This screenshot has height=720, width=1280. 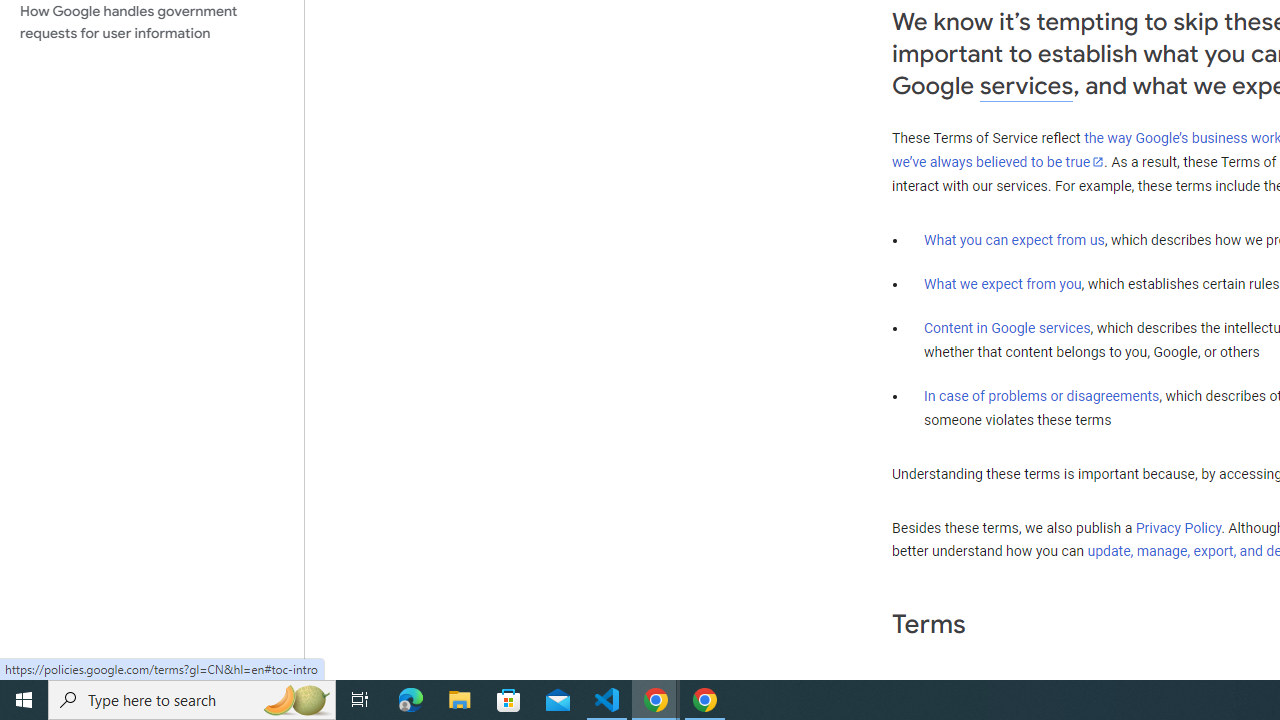 I want to click on 'What we expect from you', so click(x=1002, y=284).